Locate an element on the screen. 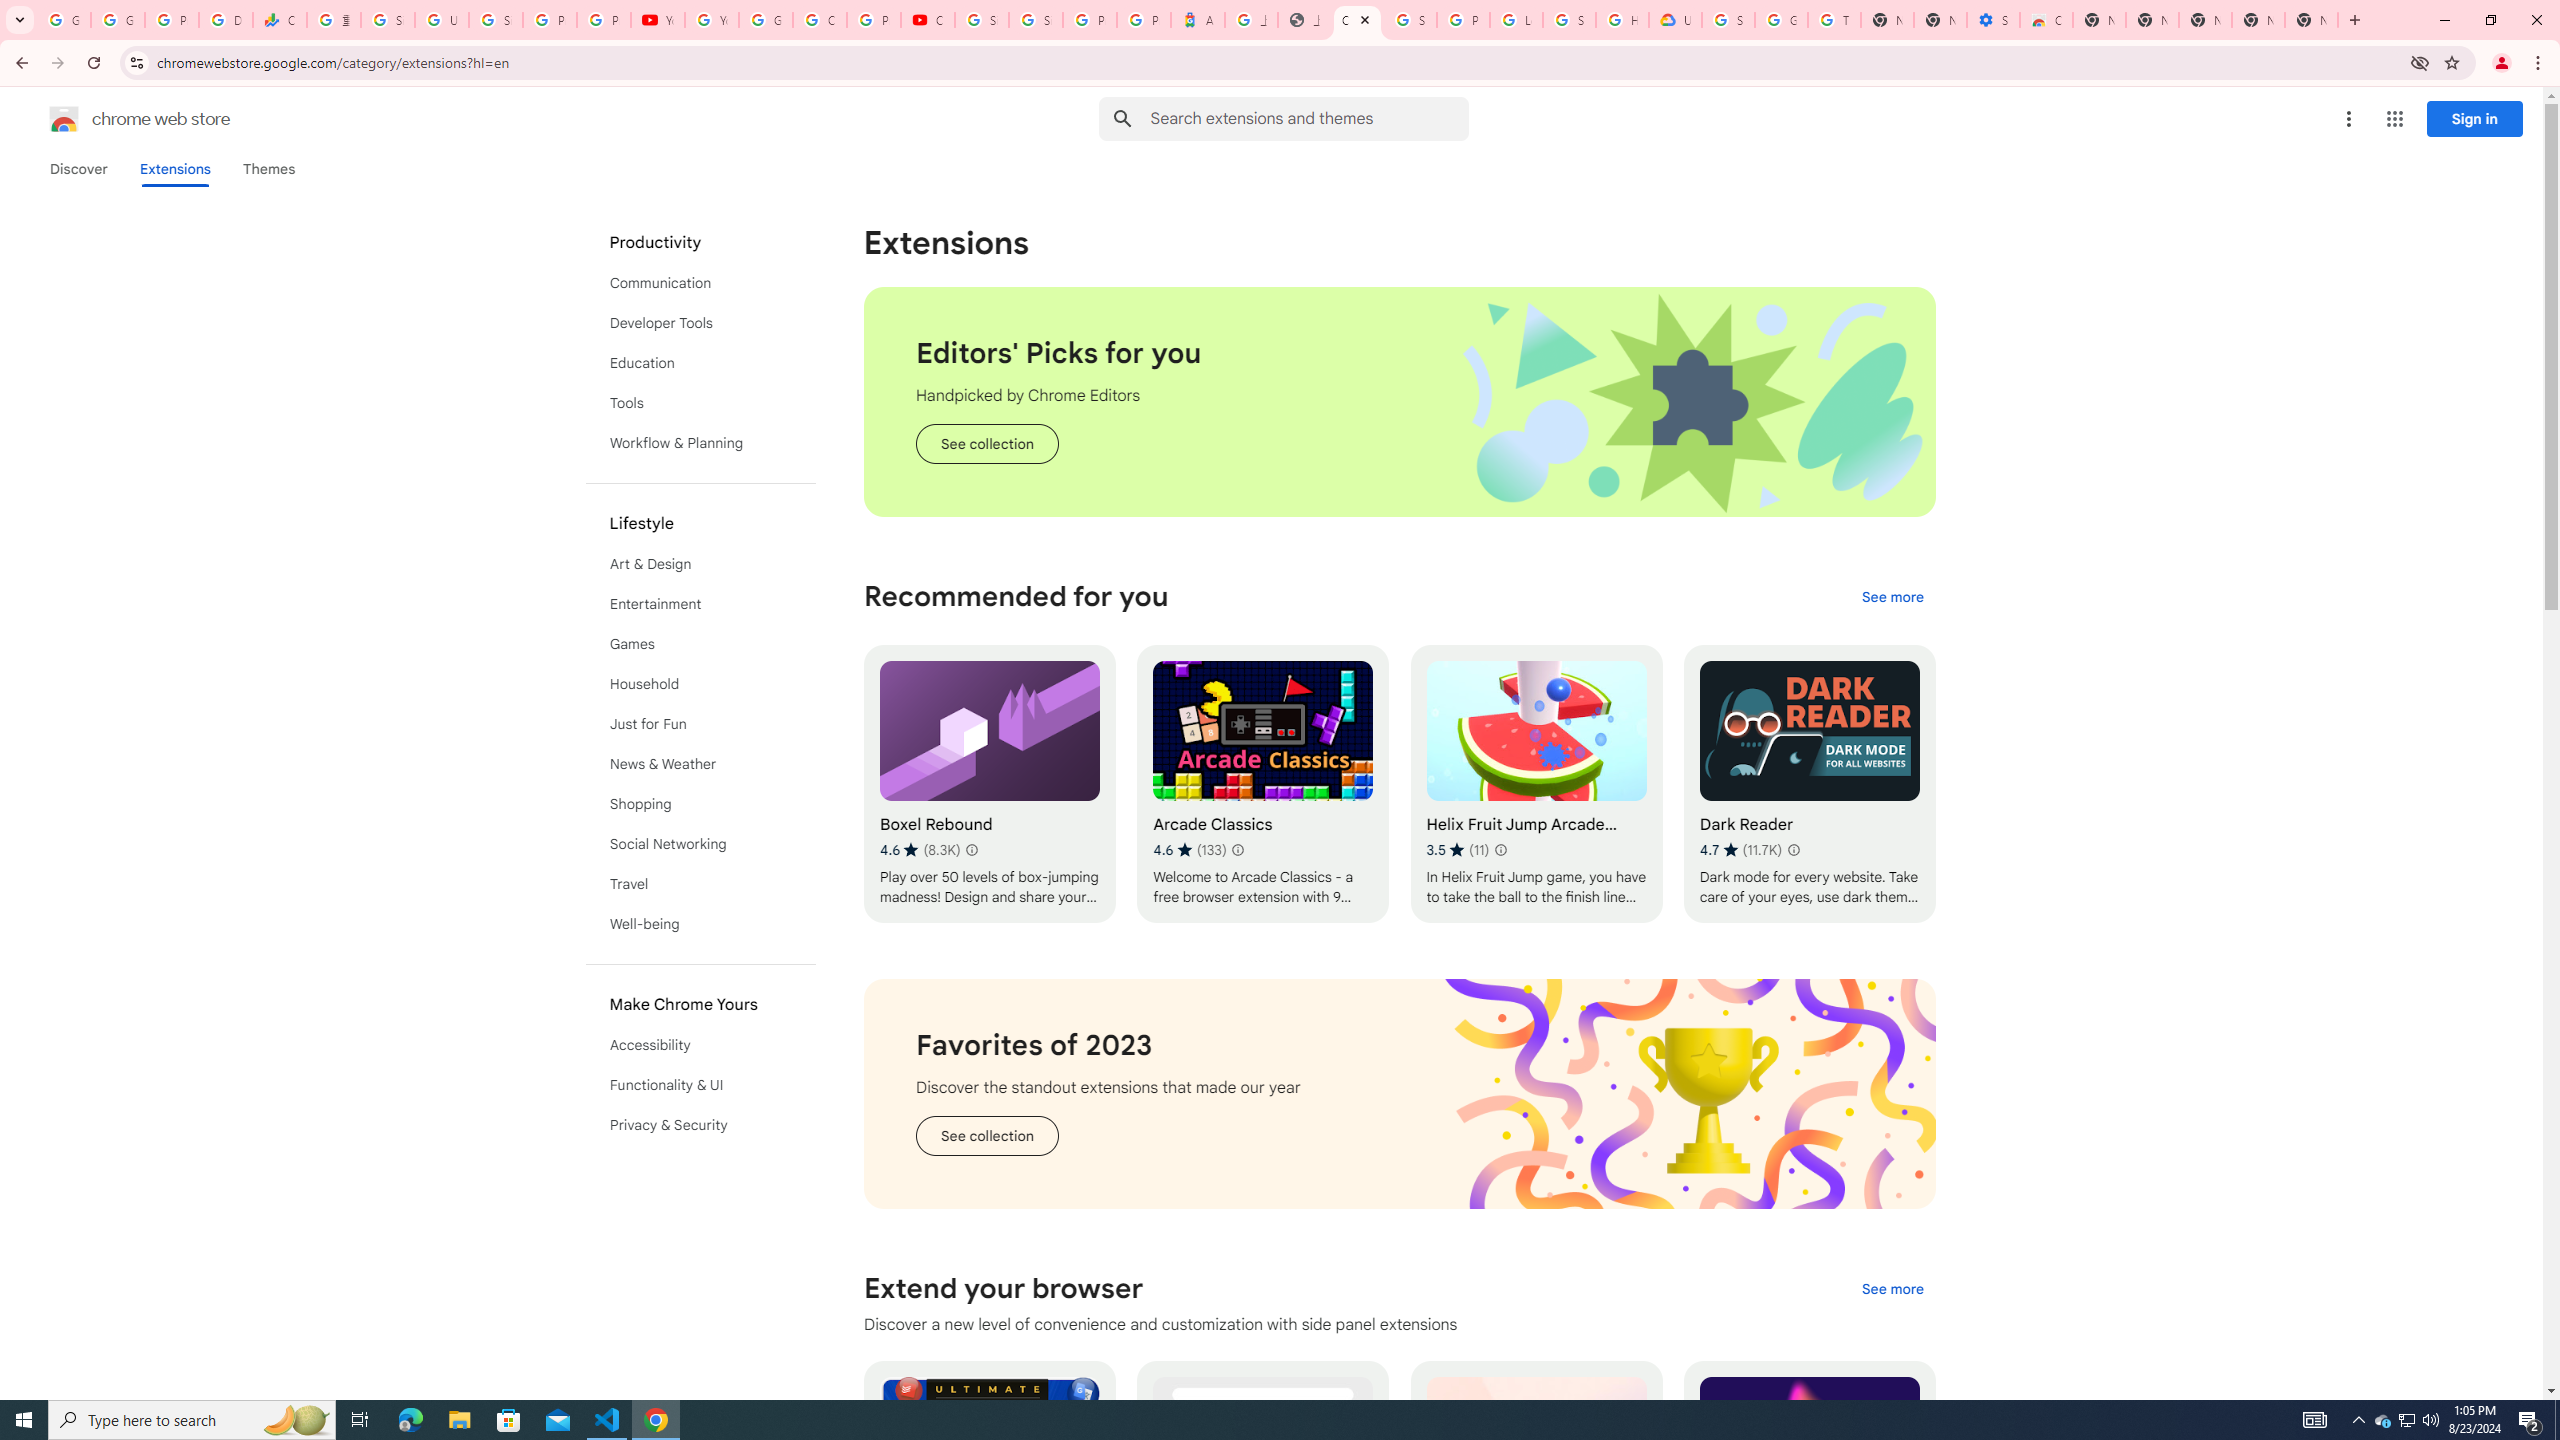  'Turn cookies on or off - Computer - Google Account Help' is located at coordinates (1834, 19).